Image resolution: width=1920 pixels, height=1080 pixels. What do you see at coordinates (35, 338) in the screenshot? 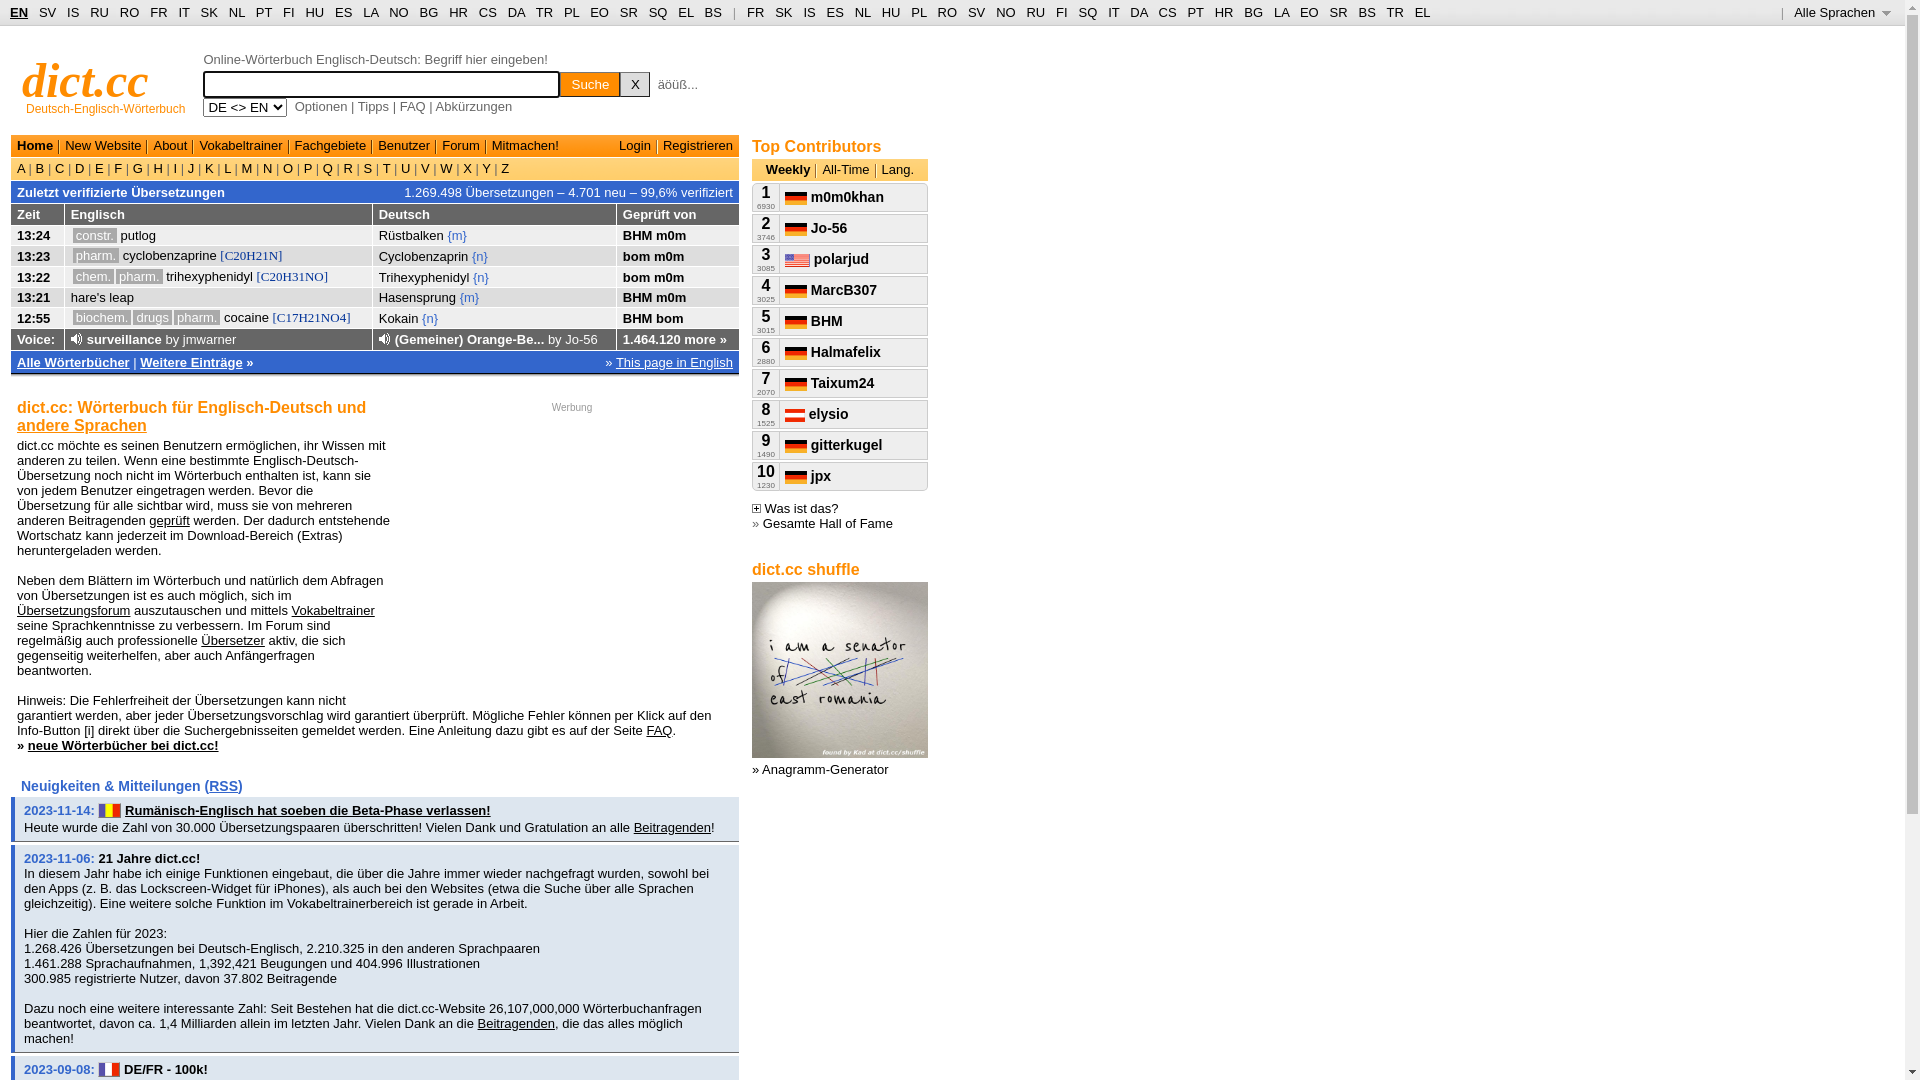
I see `'Voice:'` at bounding box center [35, 338].